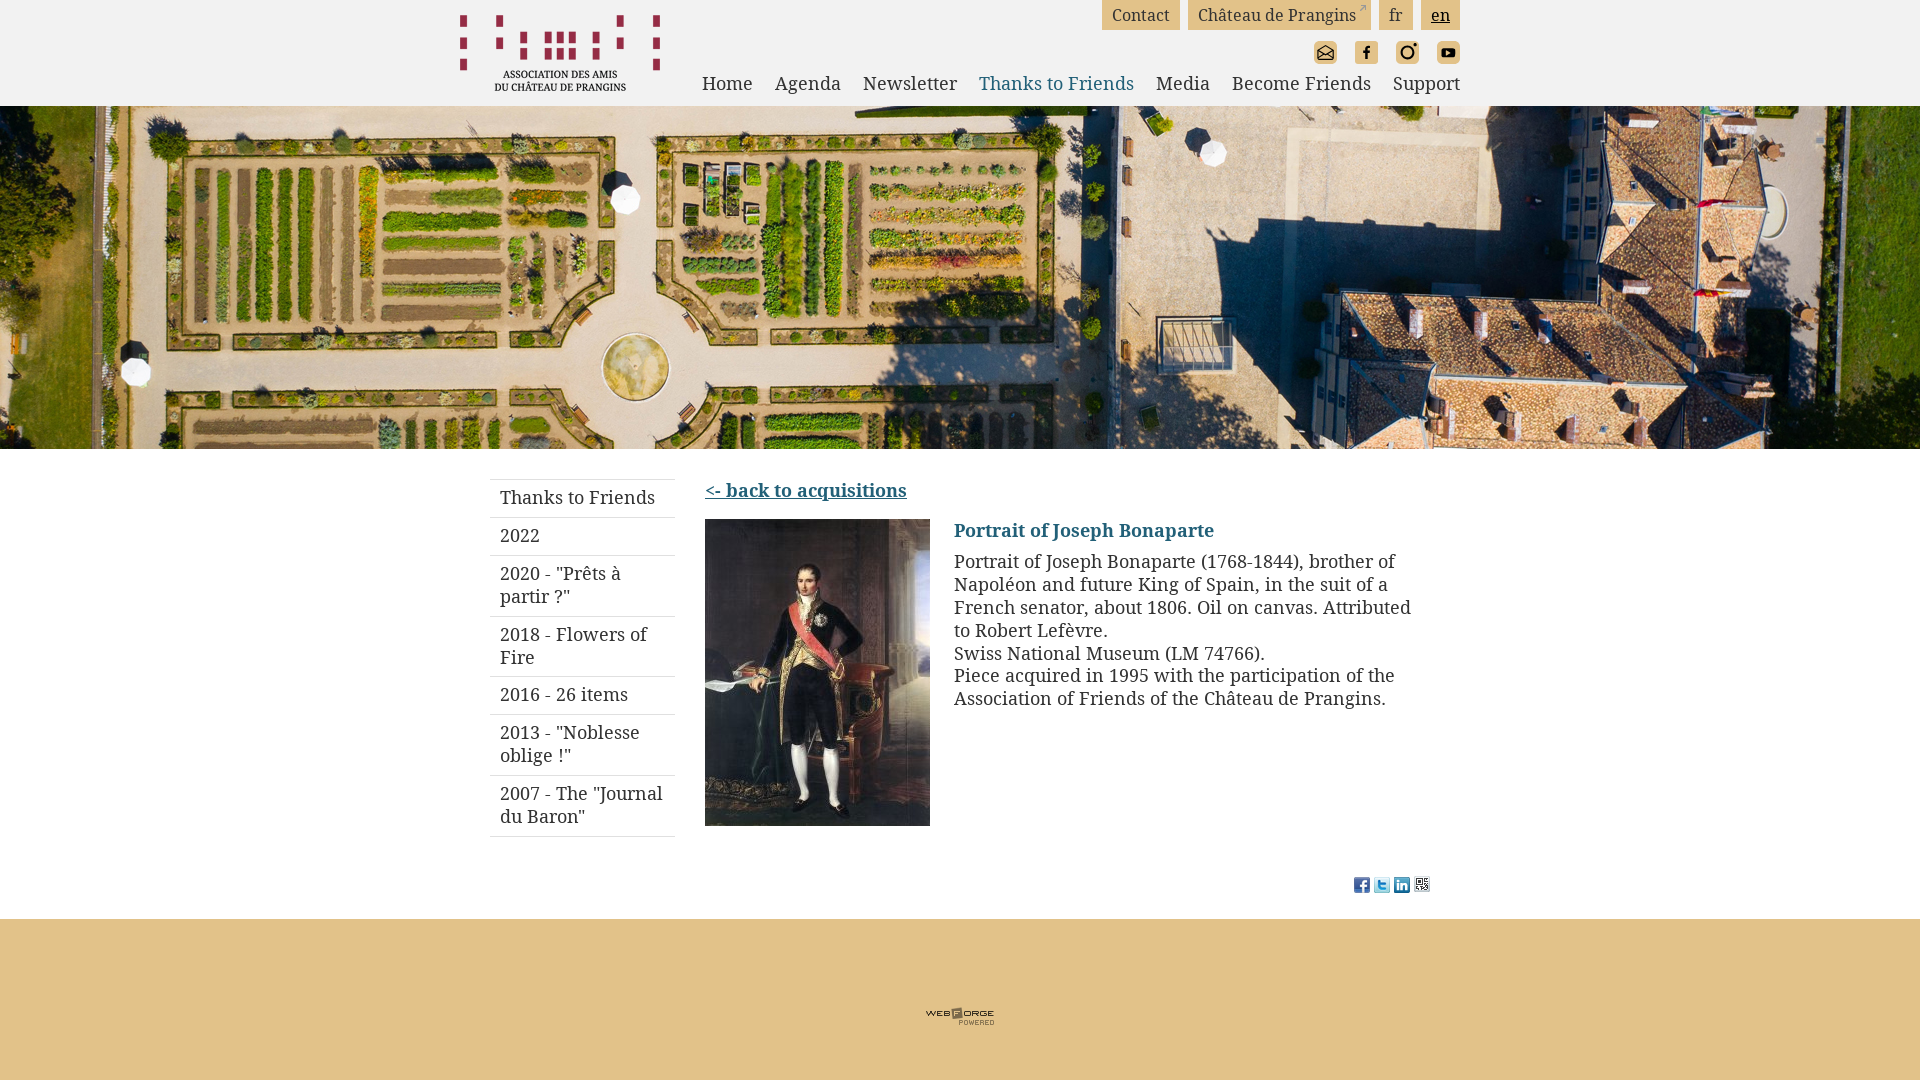  What do you see at coordinates (1044, 83) in the screenshot?
I see `'Thanks to Friends'` at bounding box center [1044, 83].